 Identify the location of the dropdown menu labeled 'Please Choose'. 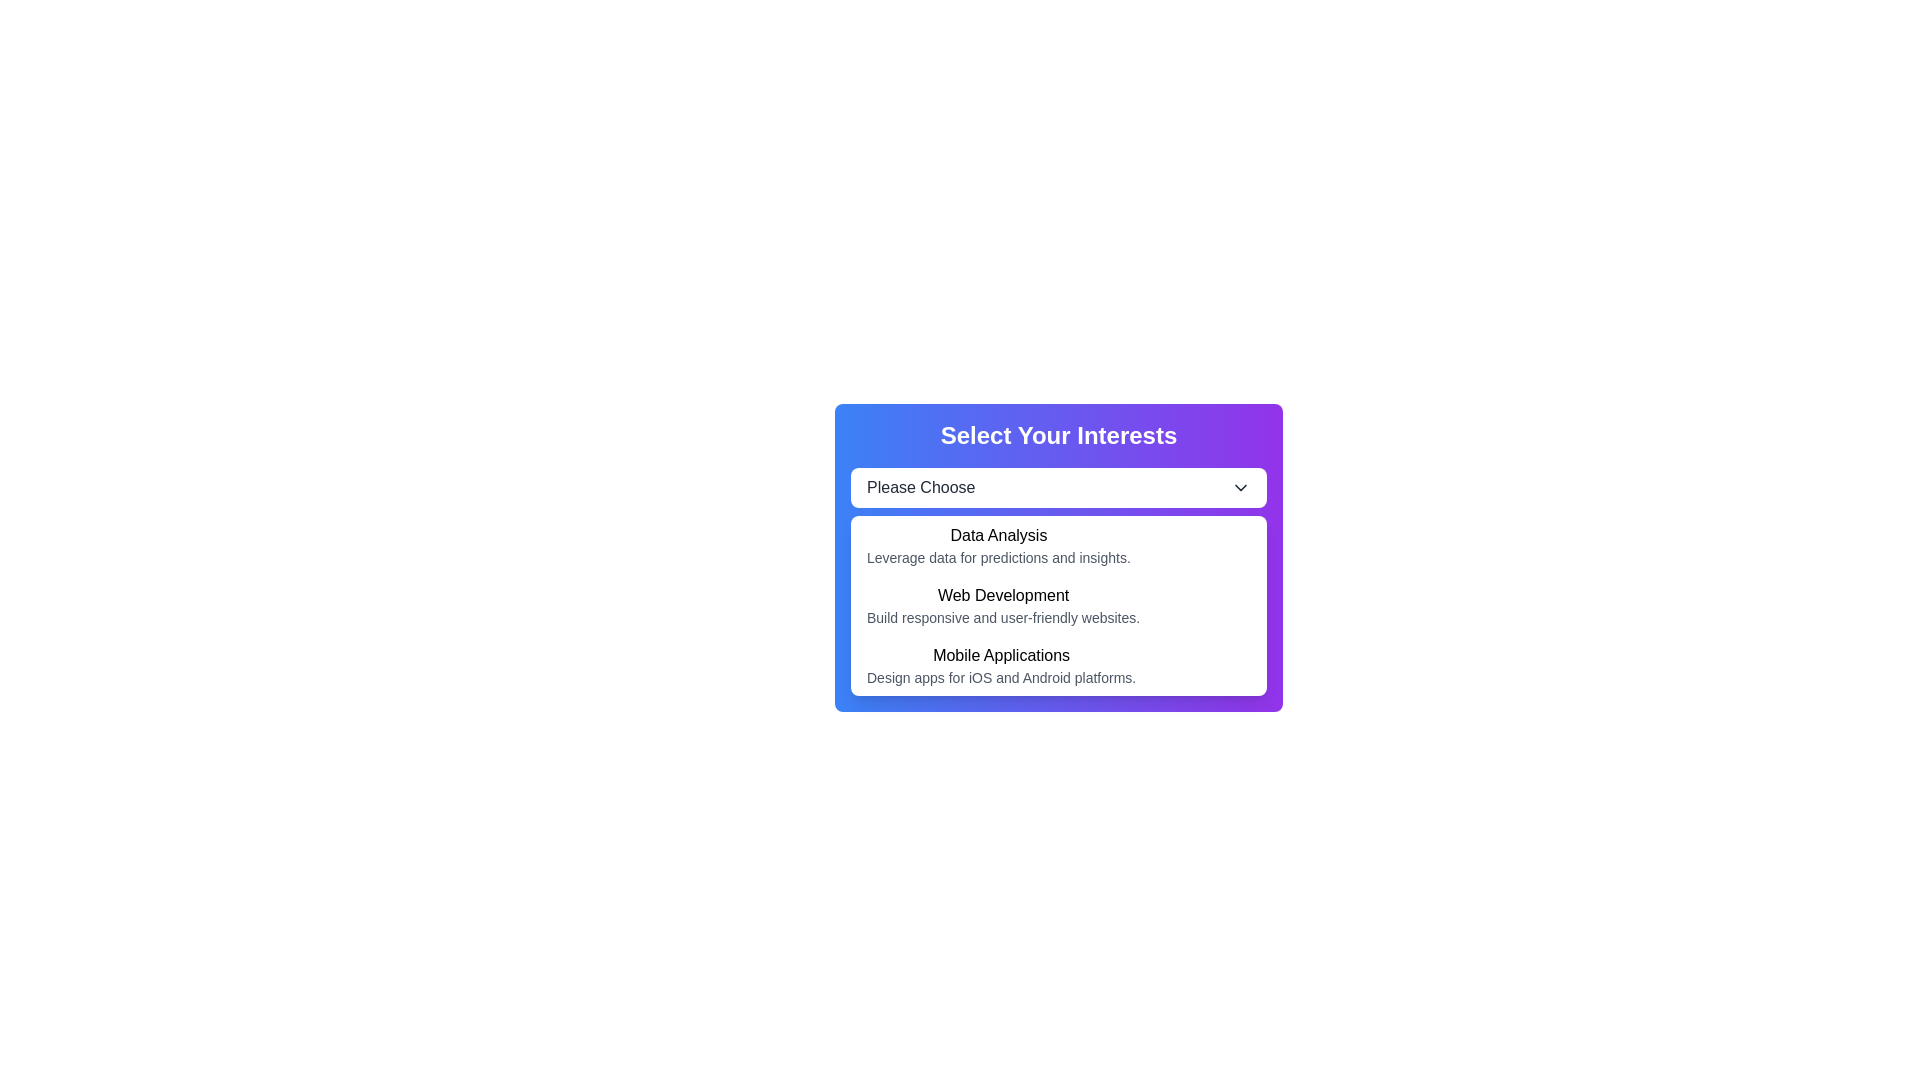
(1058, 488).